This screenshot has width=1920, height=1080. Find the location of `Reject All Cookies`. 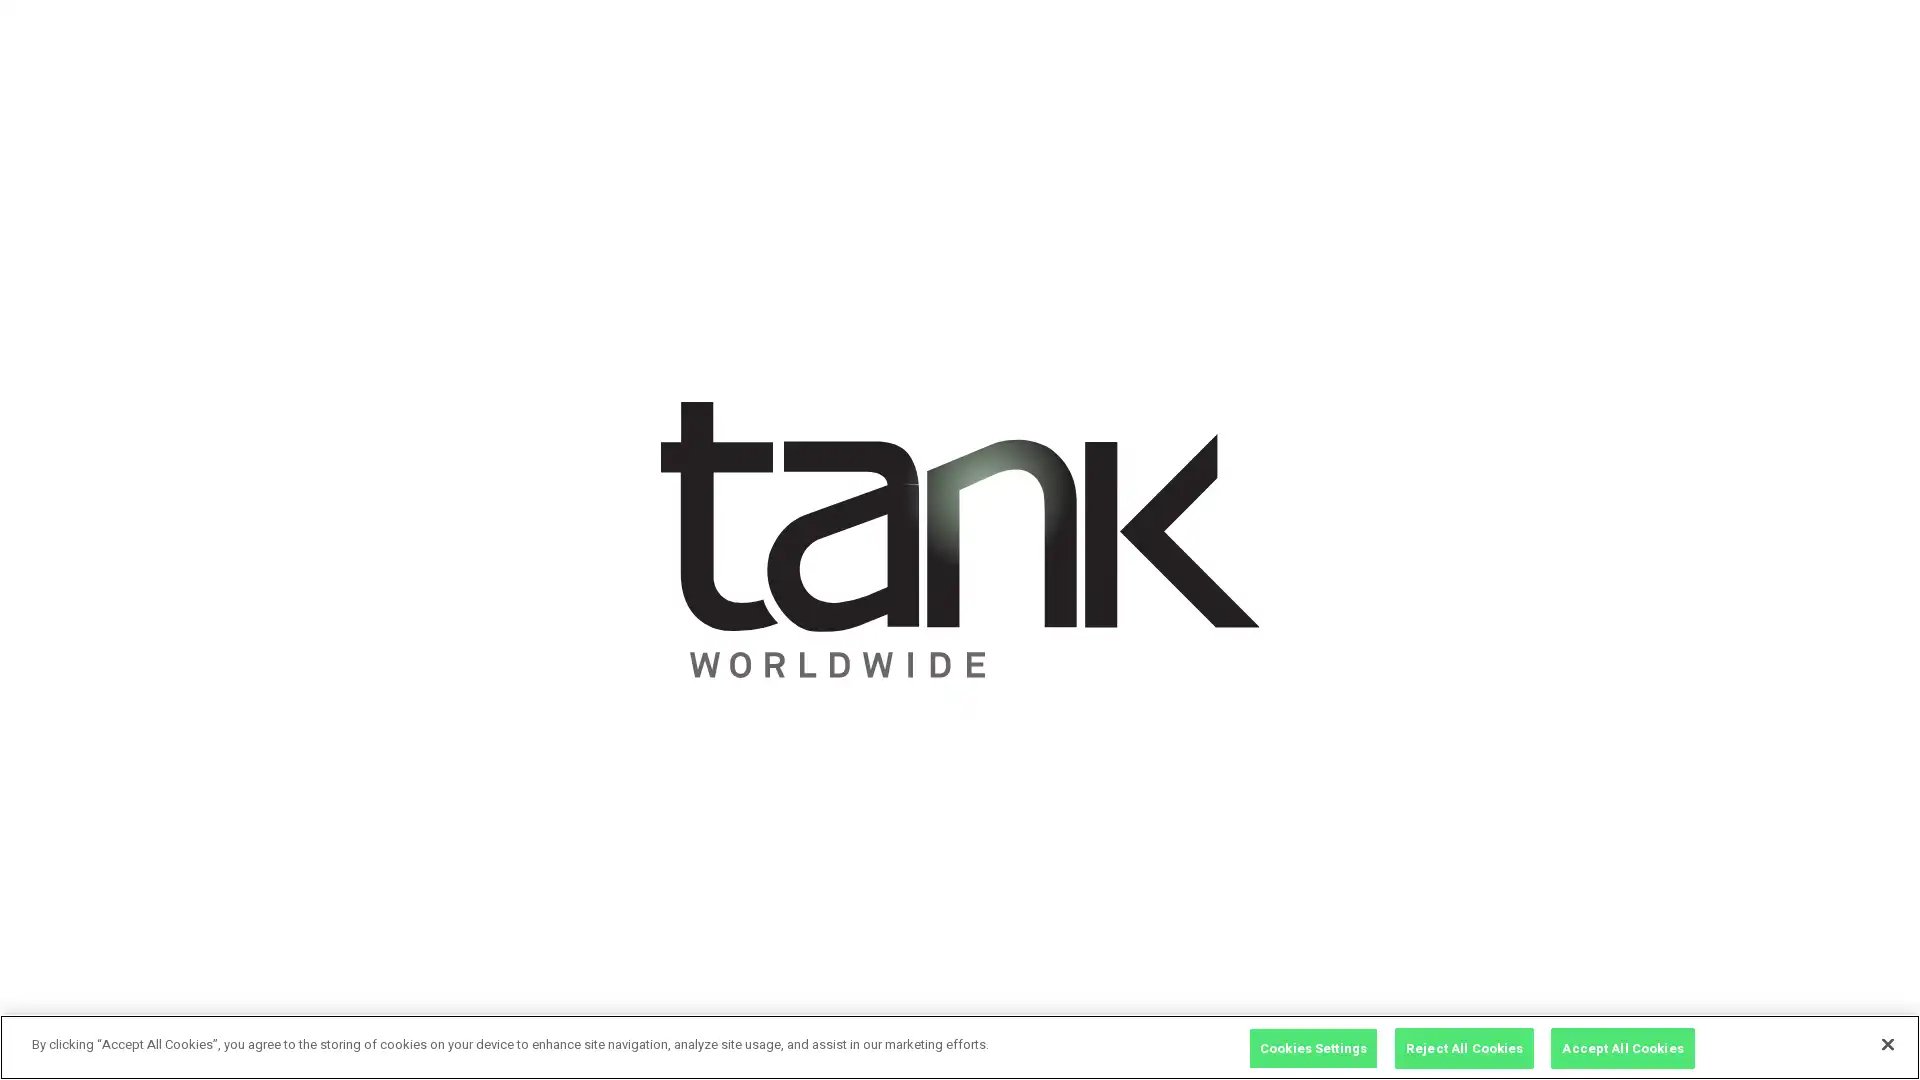

Reject All Cookies is located at coordinates (1464, 1048).